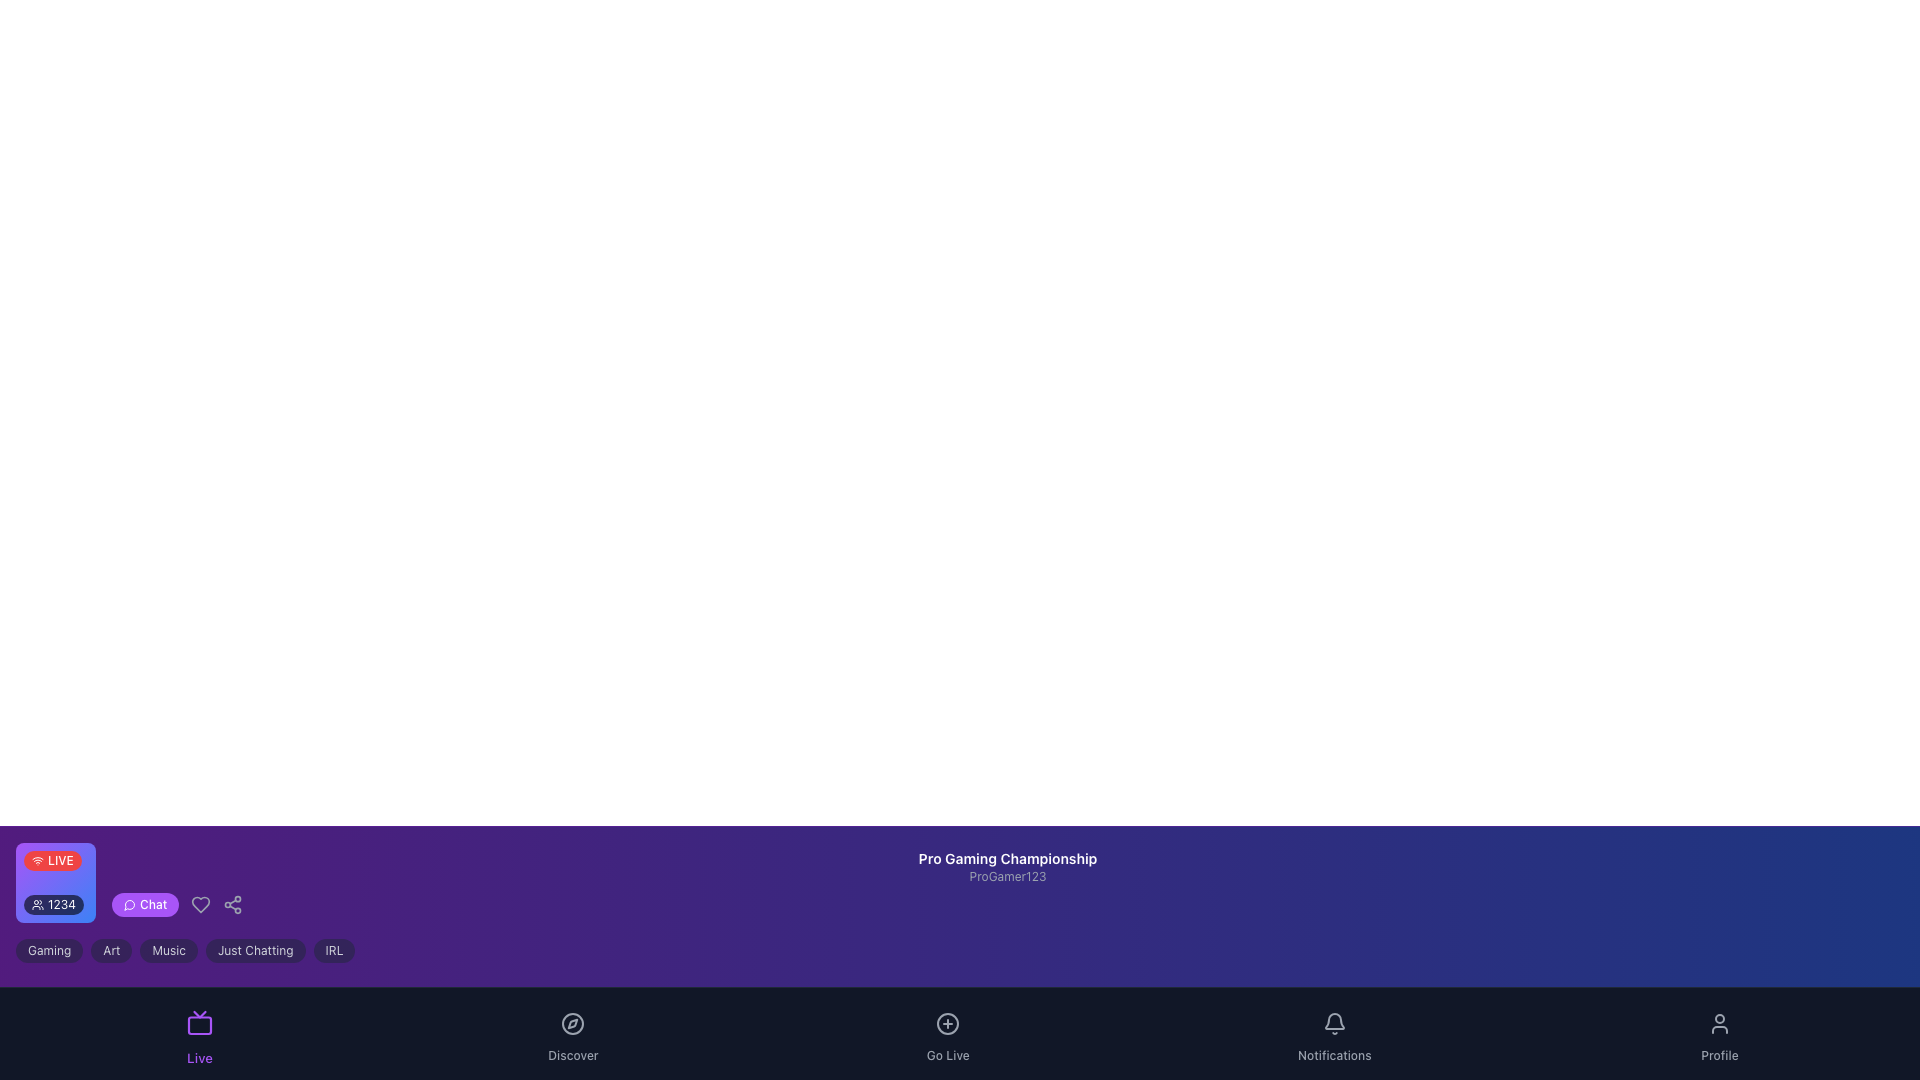 This screenshot has width=1920, height=1080. Describe the element at coordinates (1334, 1055) in the screenshot. I see `the 'Notifications' text label located centrally in the navigation bar, beneath the bell icon` at that location.